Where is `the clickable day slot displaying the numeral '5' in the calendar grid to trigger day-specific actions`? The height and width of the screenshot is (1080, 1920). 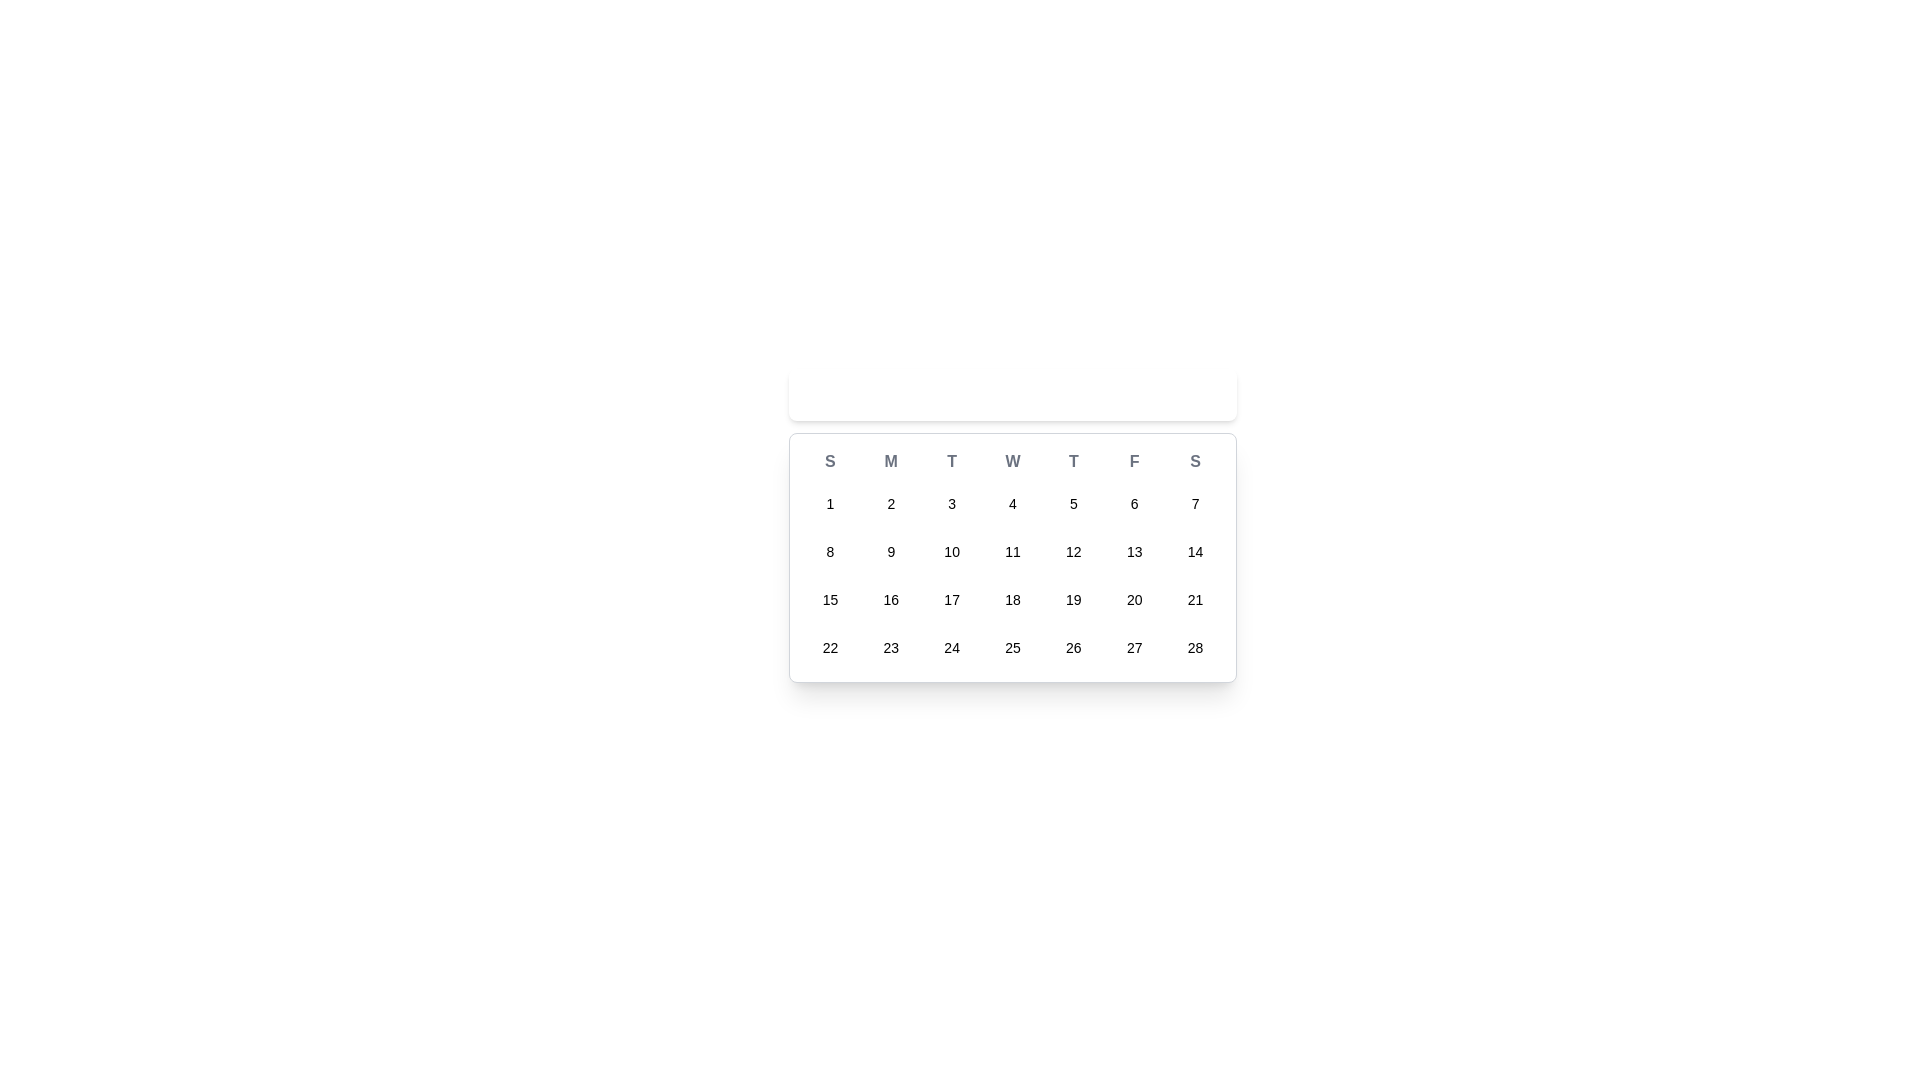
the clickable day slot displaying the numeral '5' in the calendar grid to trigger day-specific actions is located at coordinates (1072, 503).